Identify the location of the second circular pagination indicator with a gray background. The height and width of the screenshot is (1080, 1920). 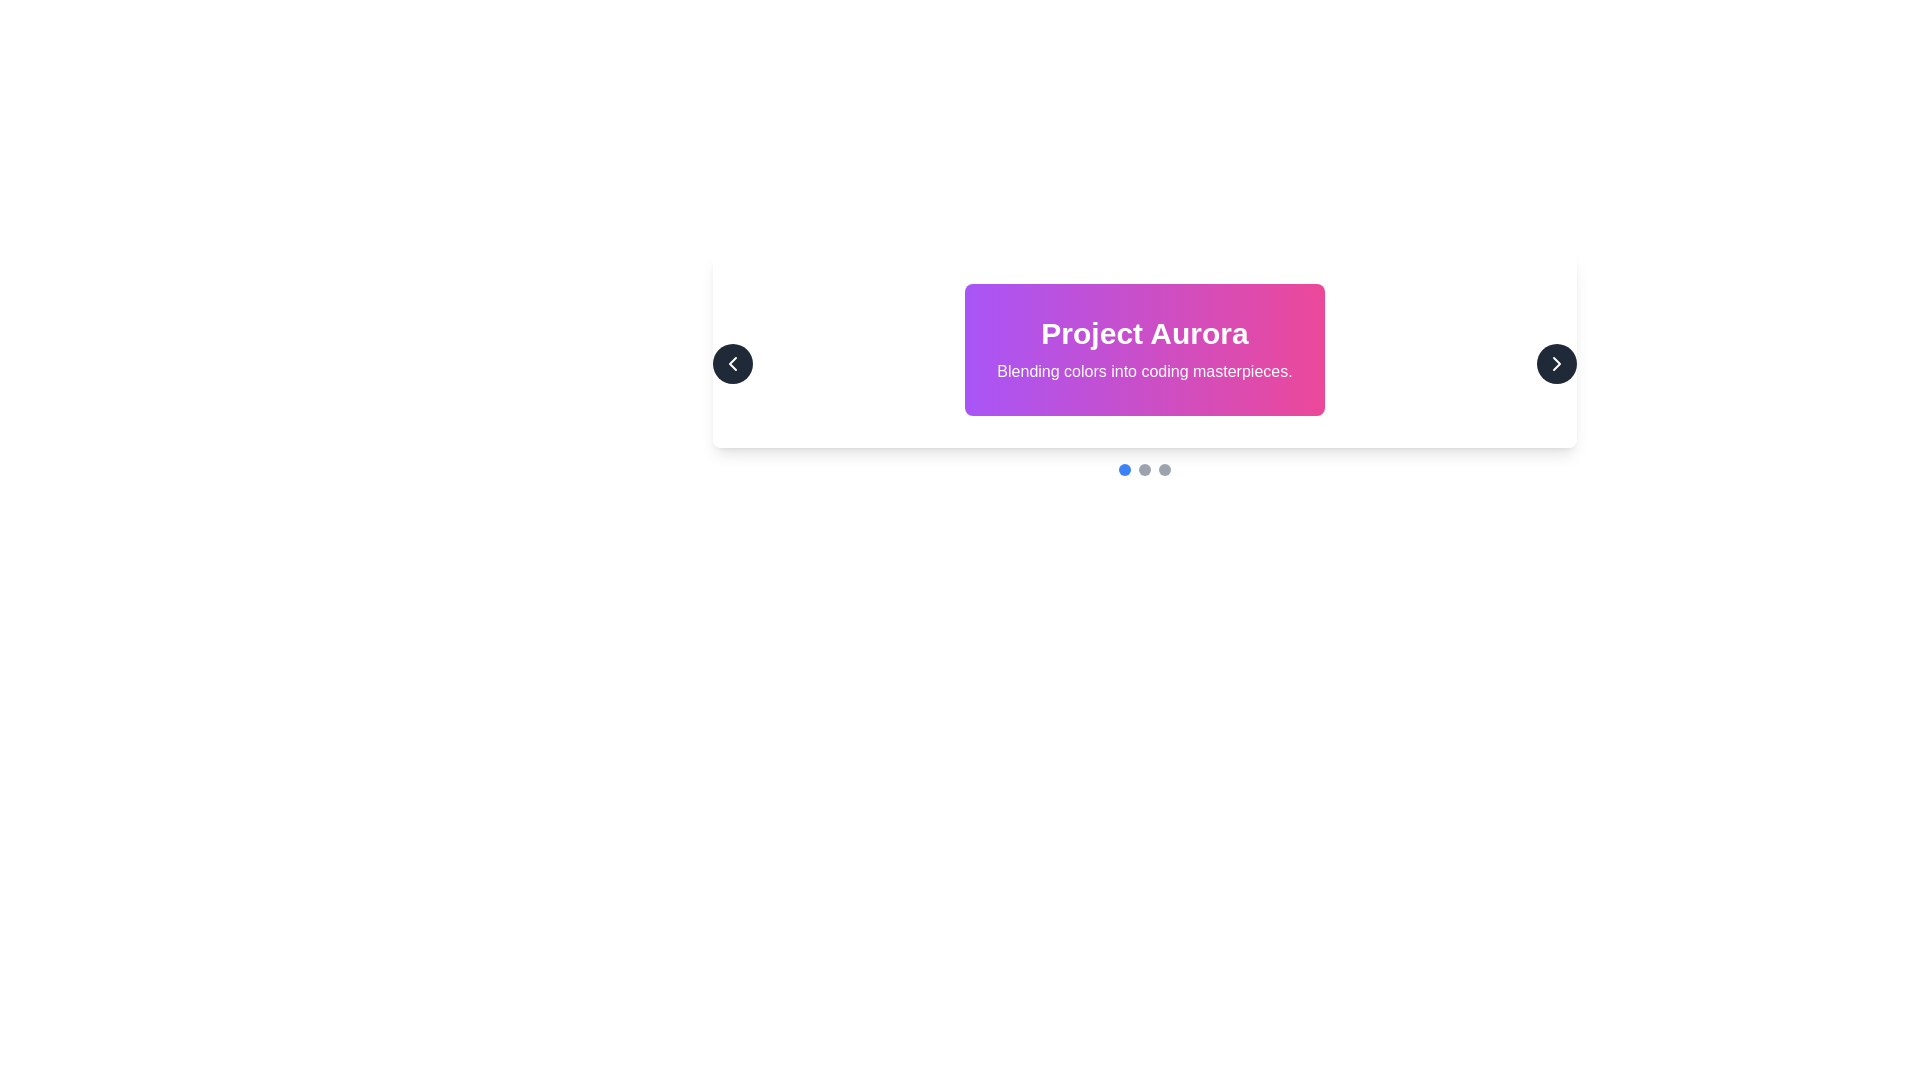
(1145, 470).